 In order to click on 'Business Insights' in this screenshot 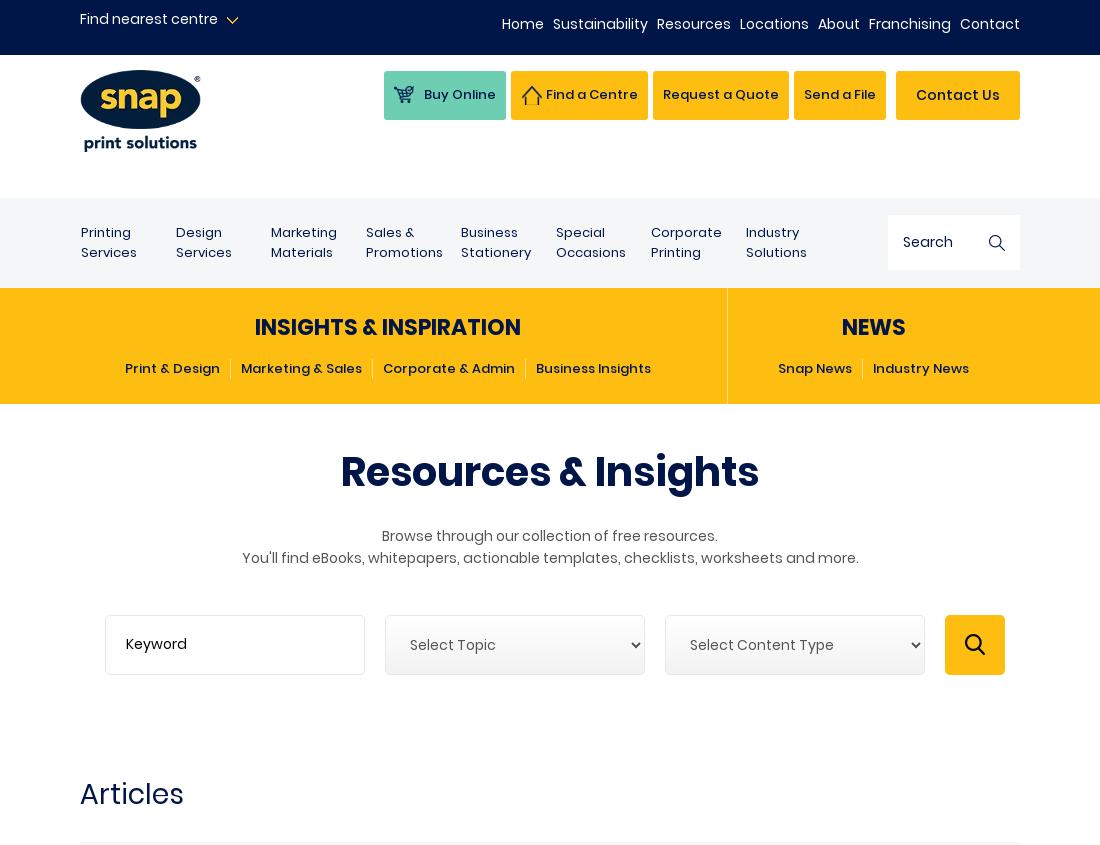, I will do `click(592, 367)`.